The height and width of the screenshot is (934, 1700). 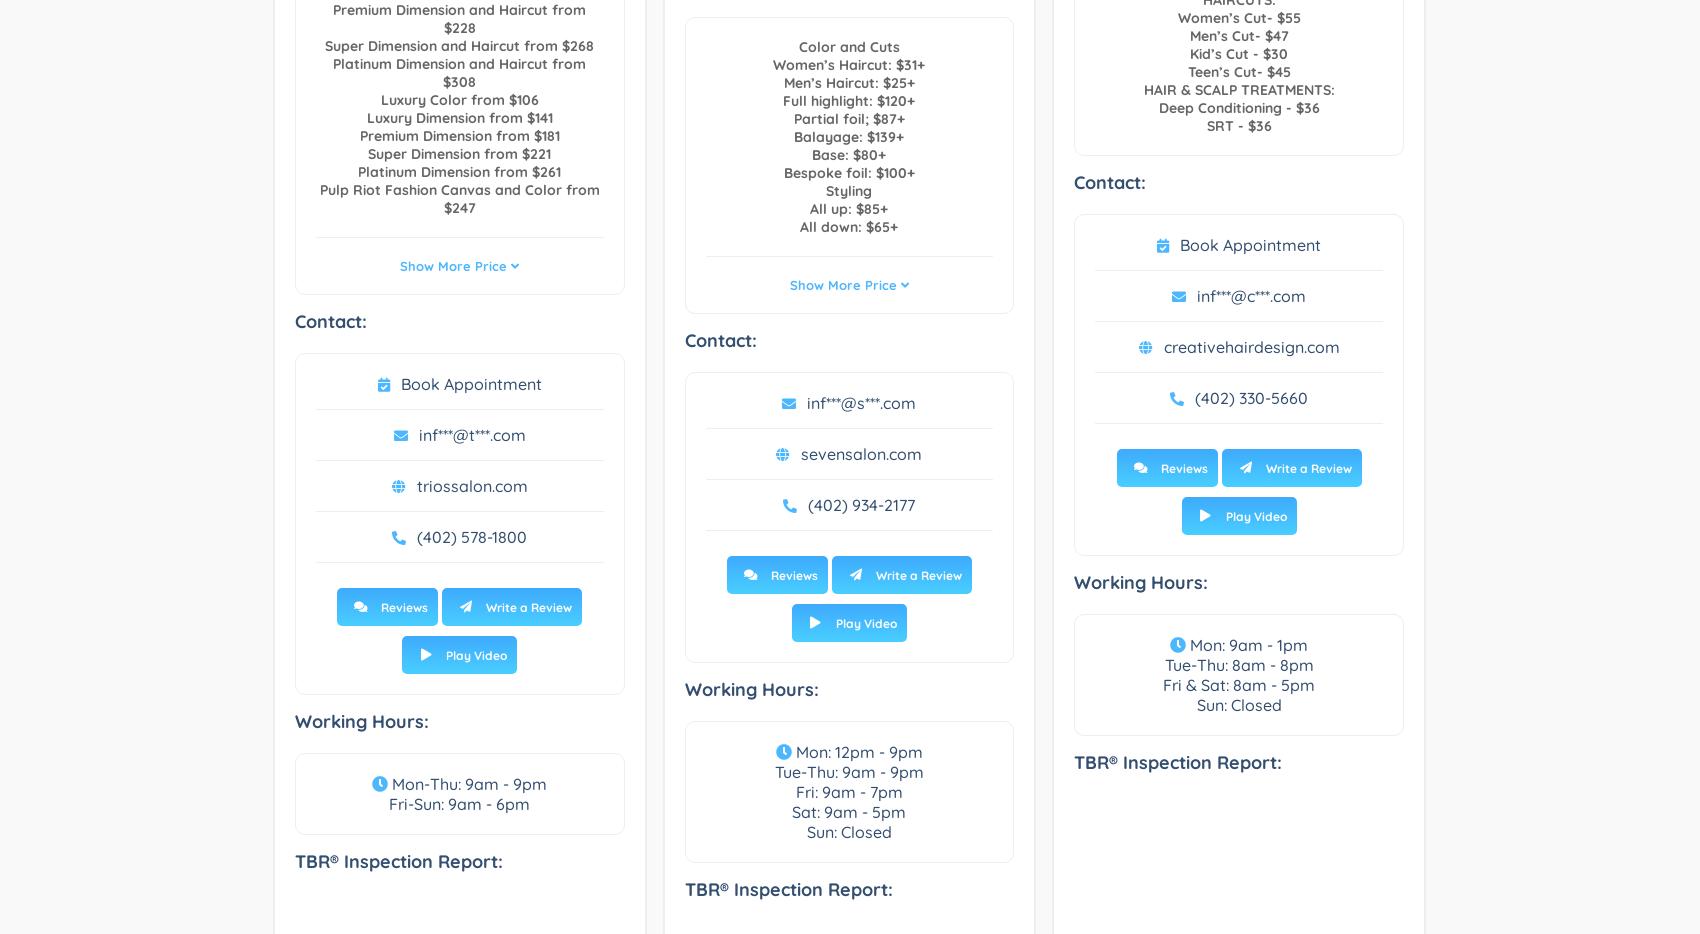 What do you see at coordinates (1237, 124) in the screenshot?
I see `'SRT - $36'` at bounding box center [1237, 124].